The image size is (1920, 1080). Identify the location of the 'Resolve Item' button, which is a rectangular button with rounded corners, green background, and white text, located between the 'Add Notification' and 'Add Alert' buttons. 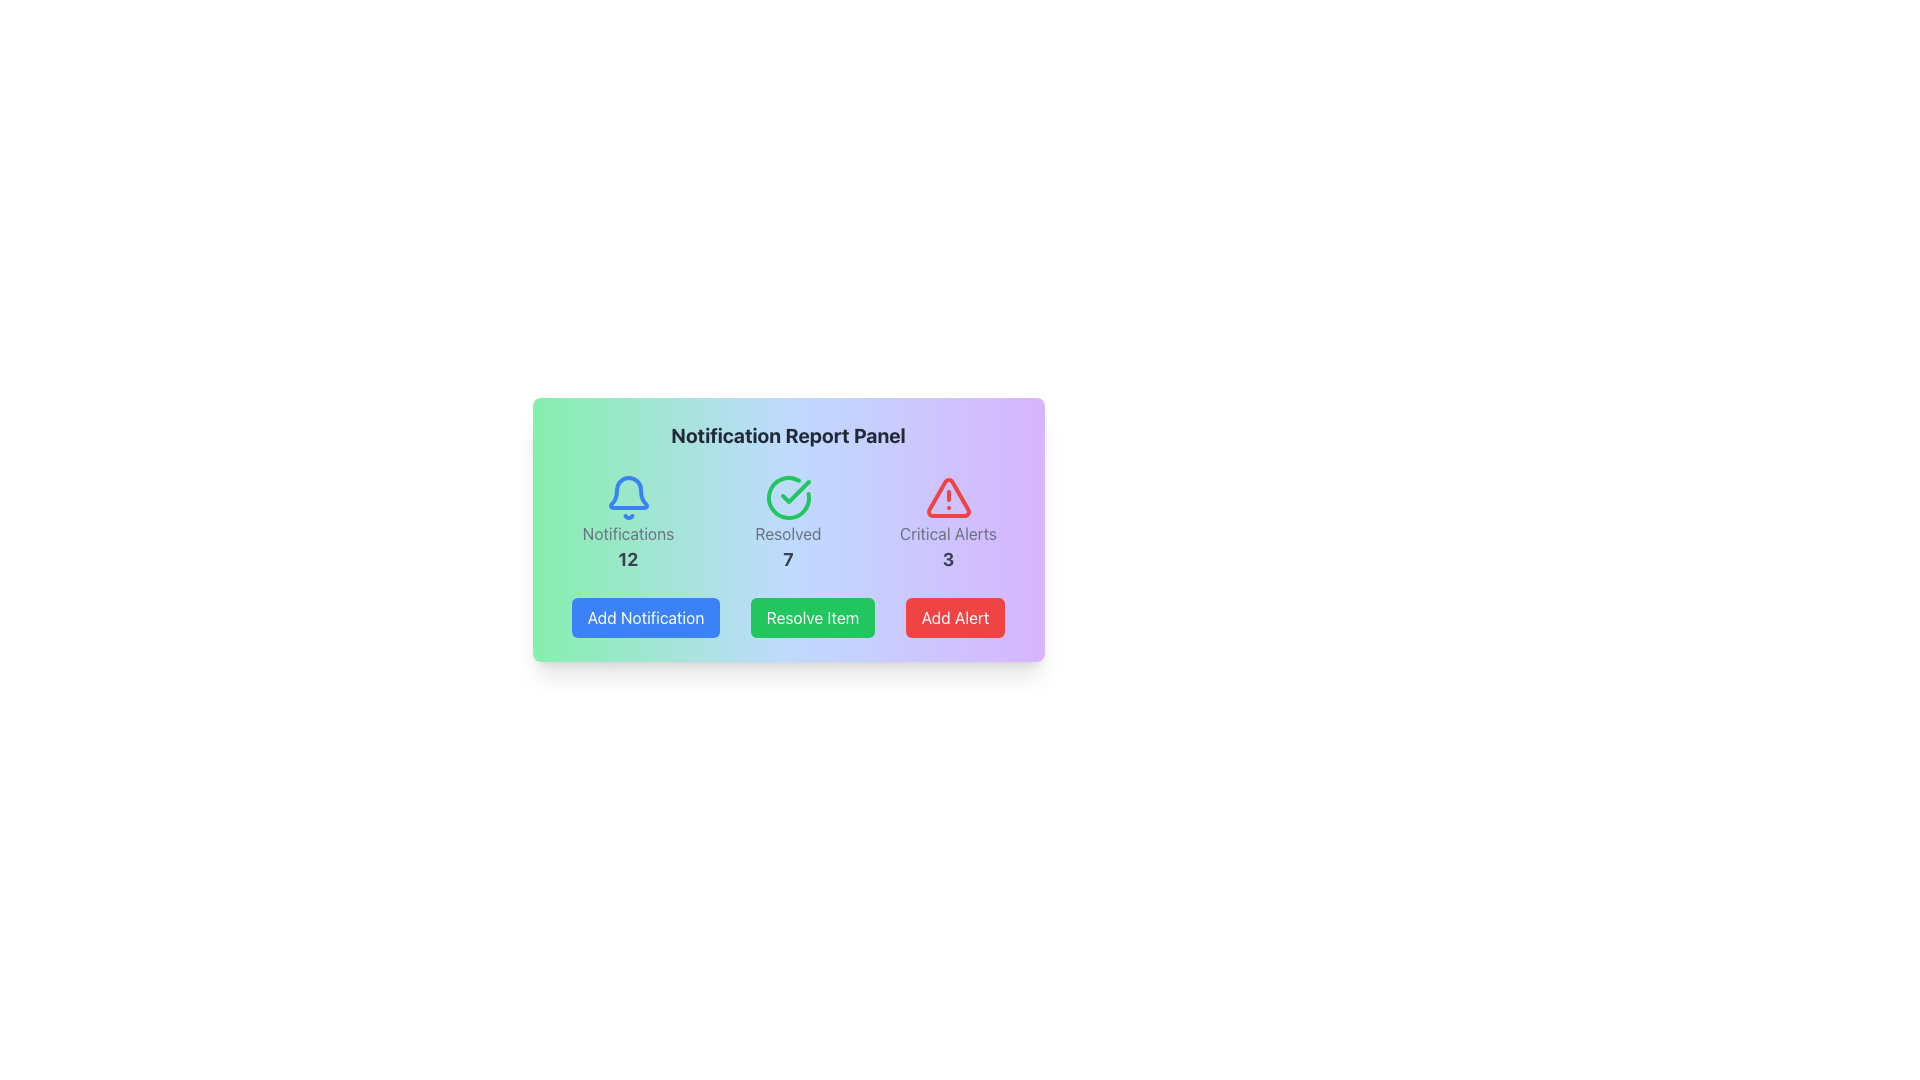
(812, 616).